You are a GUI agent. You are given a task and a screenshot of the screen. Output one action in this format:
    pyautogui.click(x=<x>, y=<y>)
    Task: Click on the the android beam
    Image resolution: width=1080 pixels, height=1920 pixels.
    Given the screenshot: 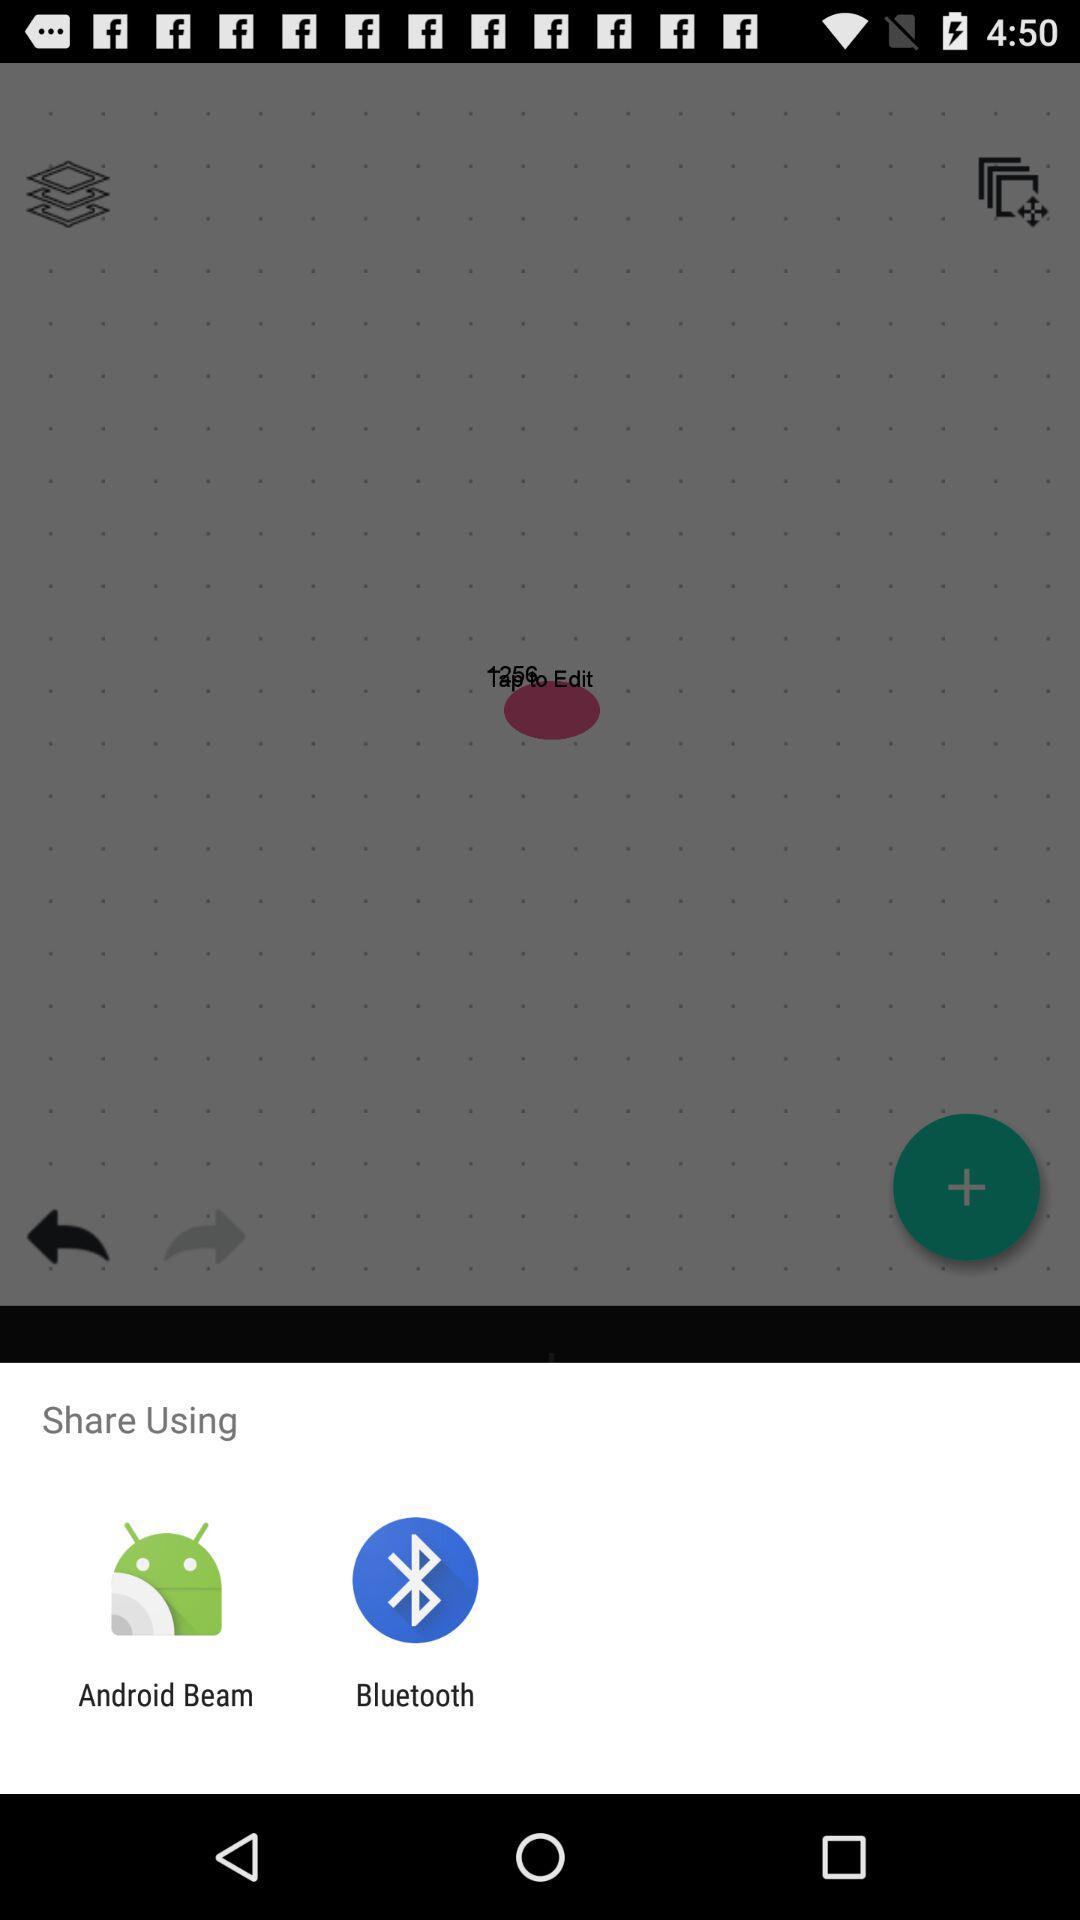 What is the action you would take?
    pyautogui.click(x=165, y=1711)
    